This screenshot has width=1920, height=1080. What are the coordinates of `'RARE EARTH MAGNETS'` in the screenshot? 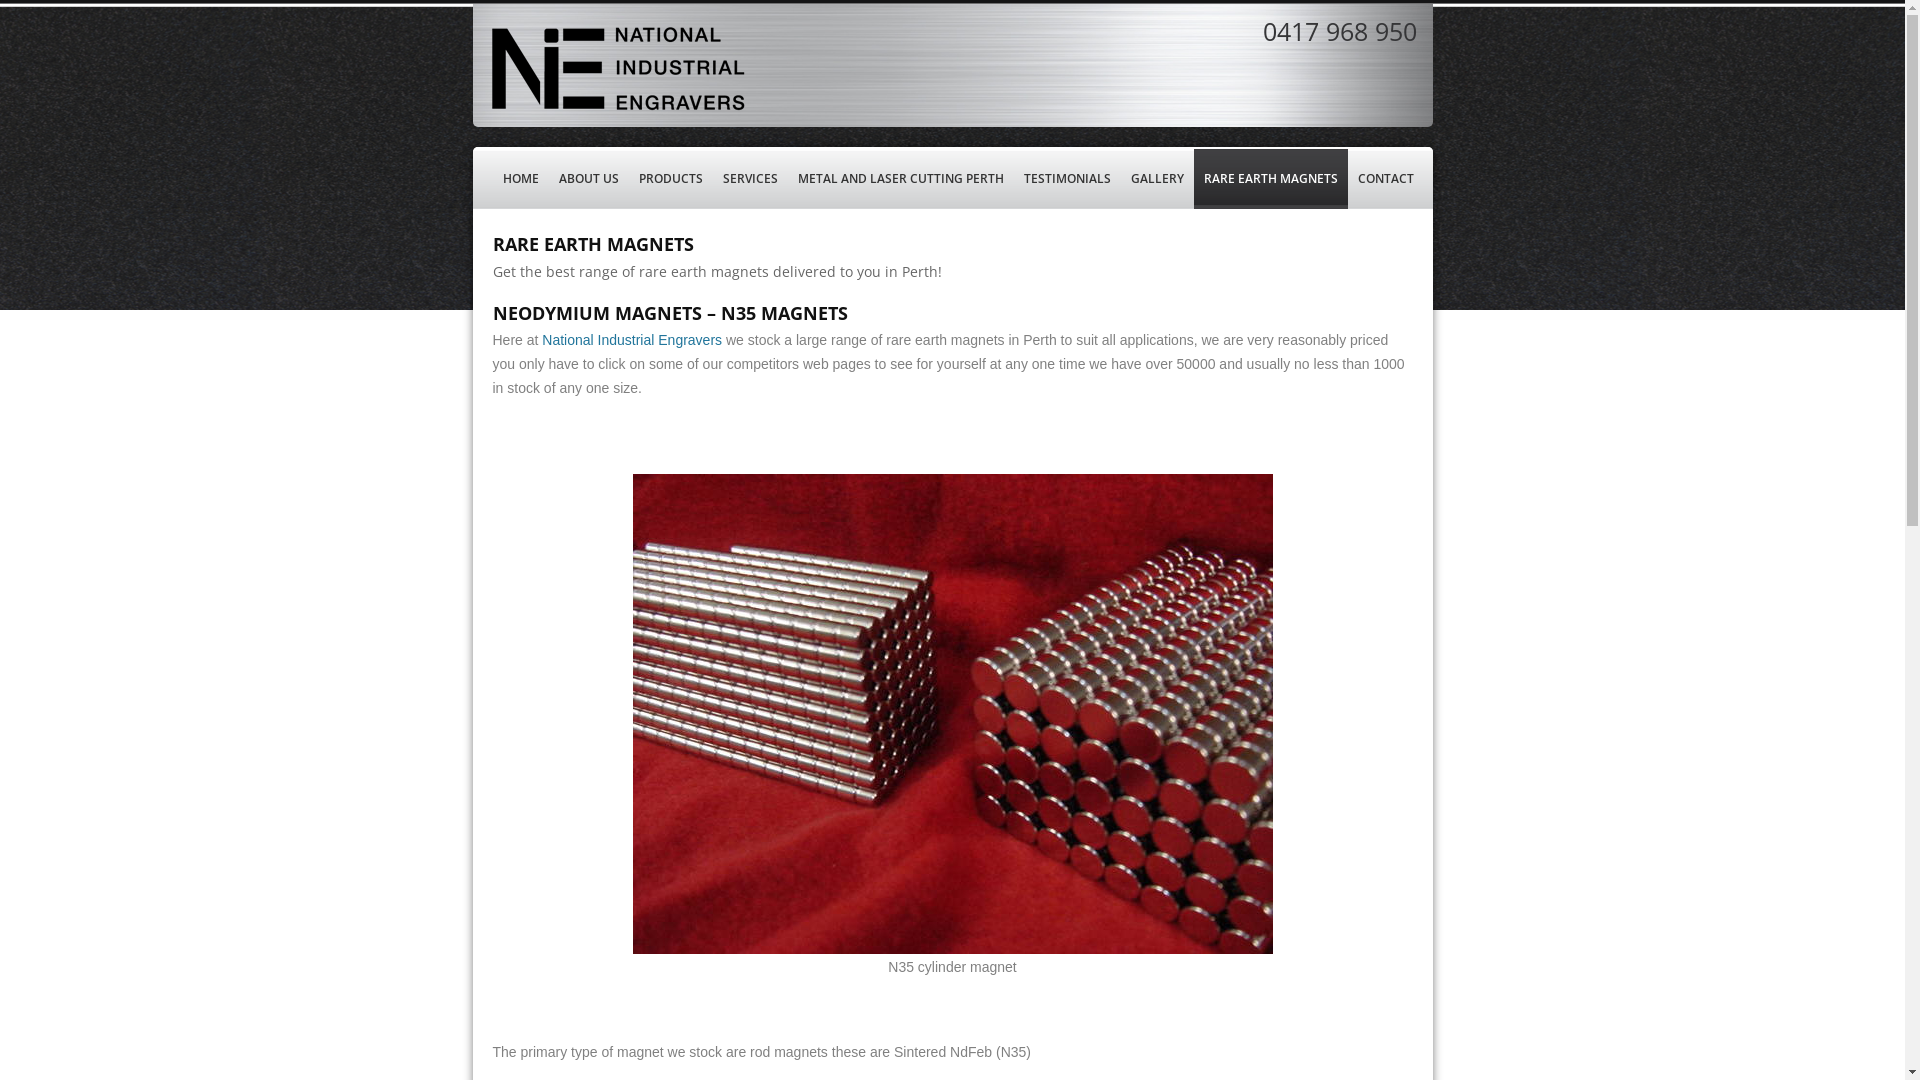 It's located at (1270, 177).